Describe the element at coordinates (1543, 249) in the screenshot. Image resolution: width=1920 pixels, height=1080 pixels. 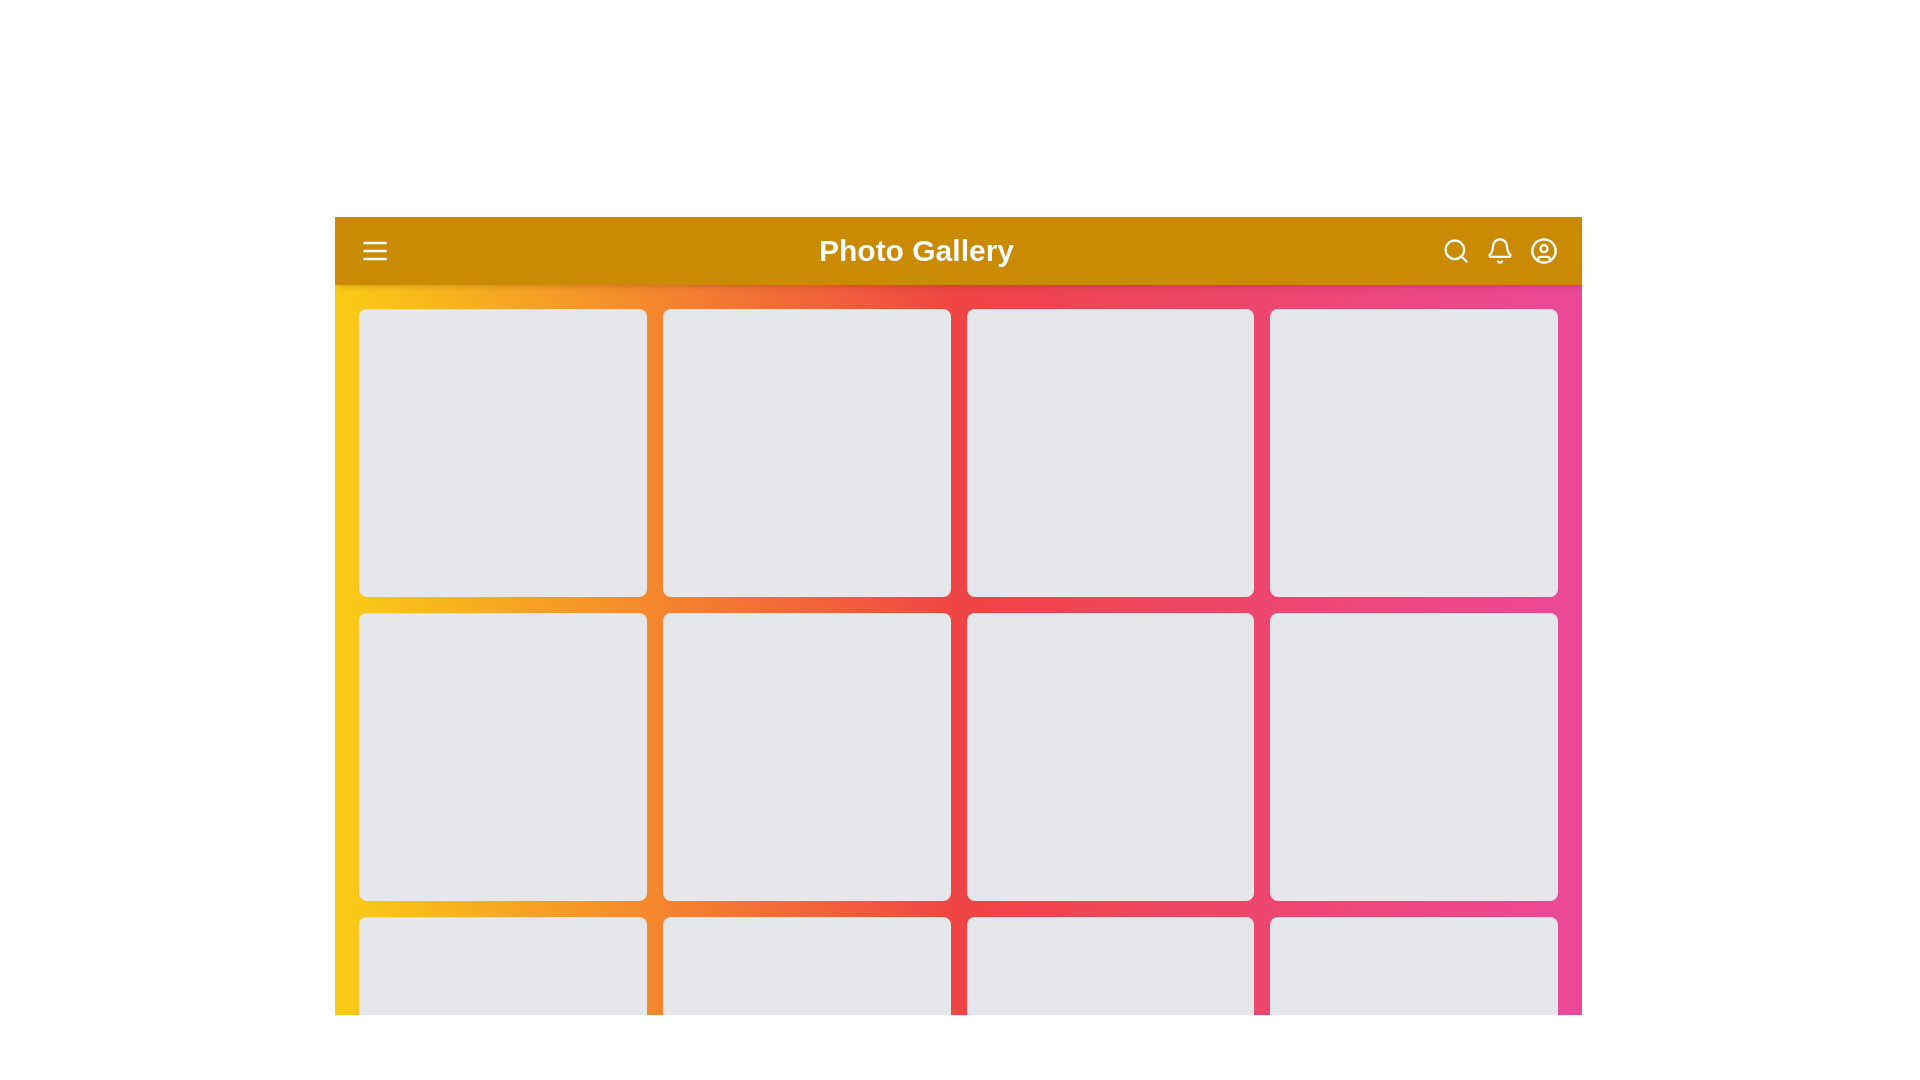
I see `the user circle icon to access user account options` at that location.